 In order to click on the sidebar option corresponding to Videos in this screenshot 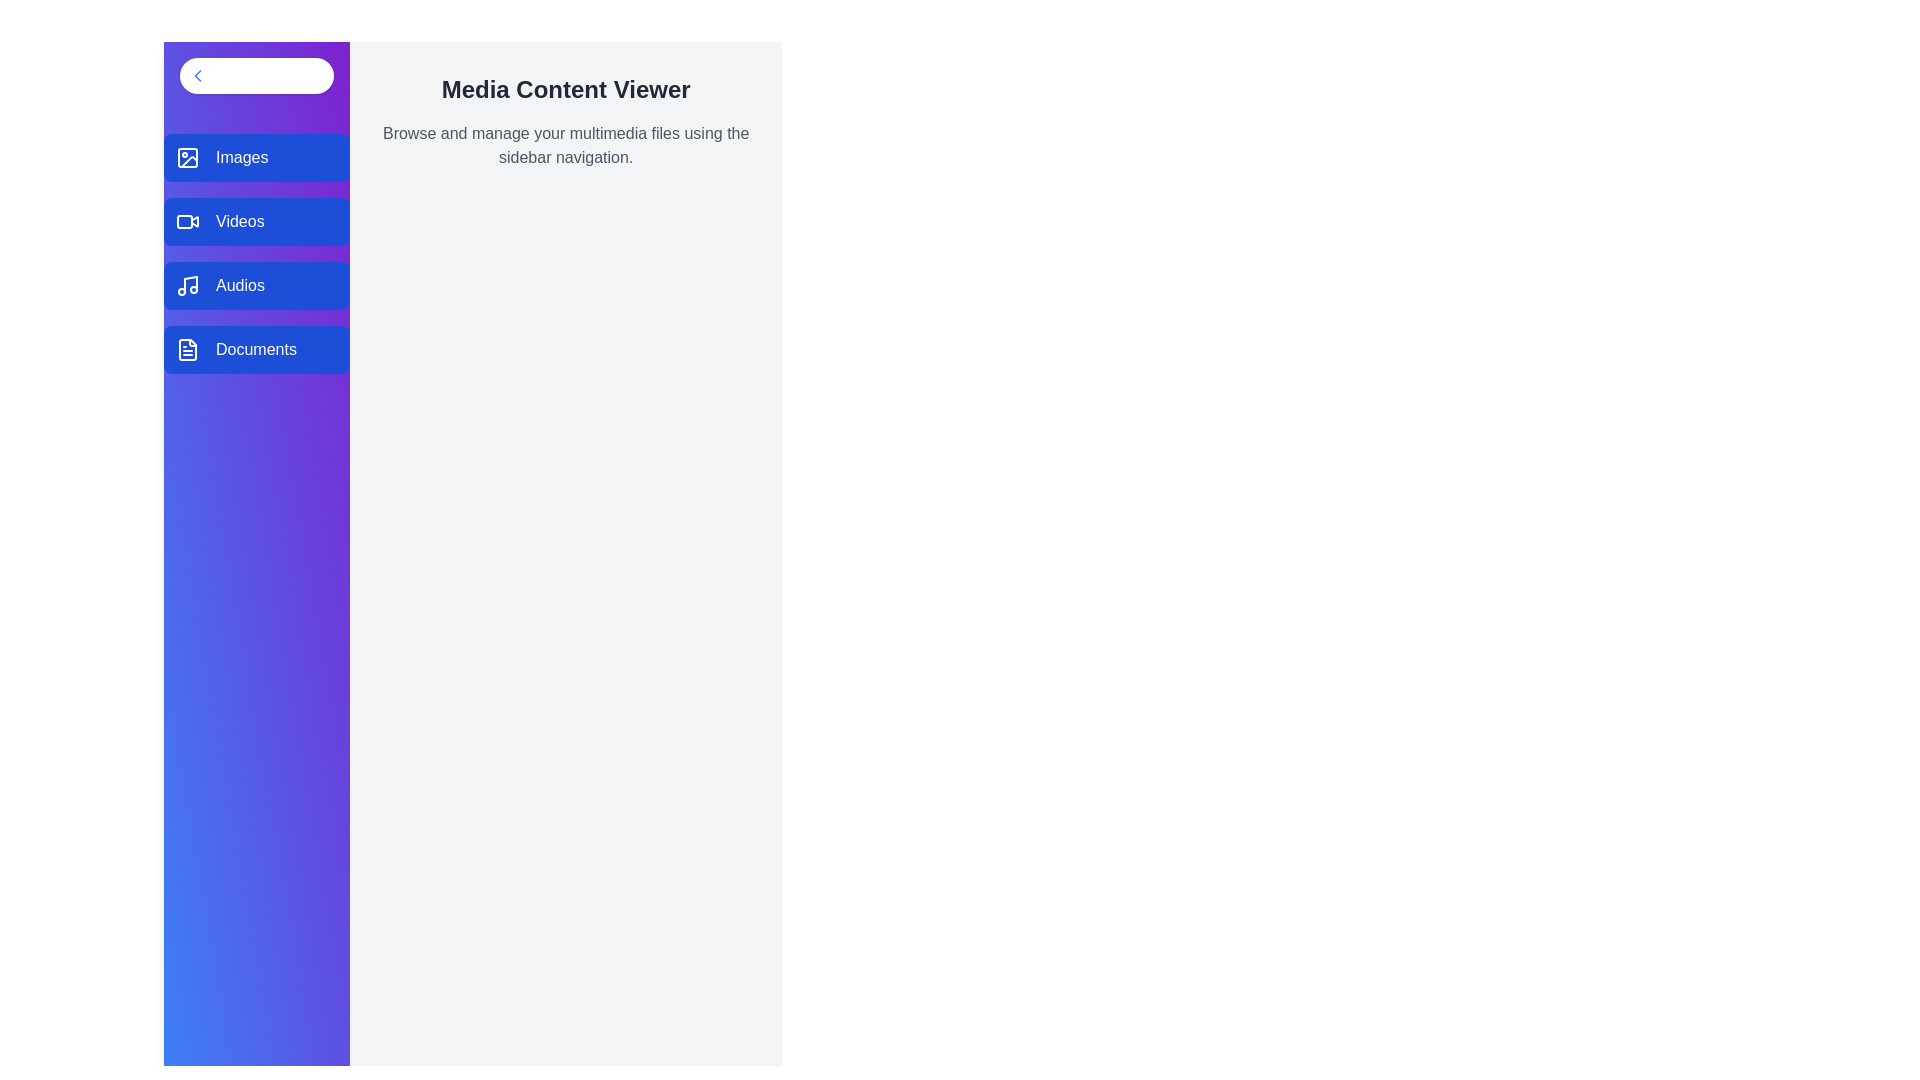, I will do `click(256, 222)`.